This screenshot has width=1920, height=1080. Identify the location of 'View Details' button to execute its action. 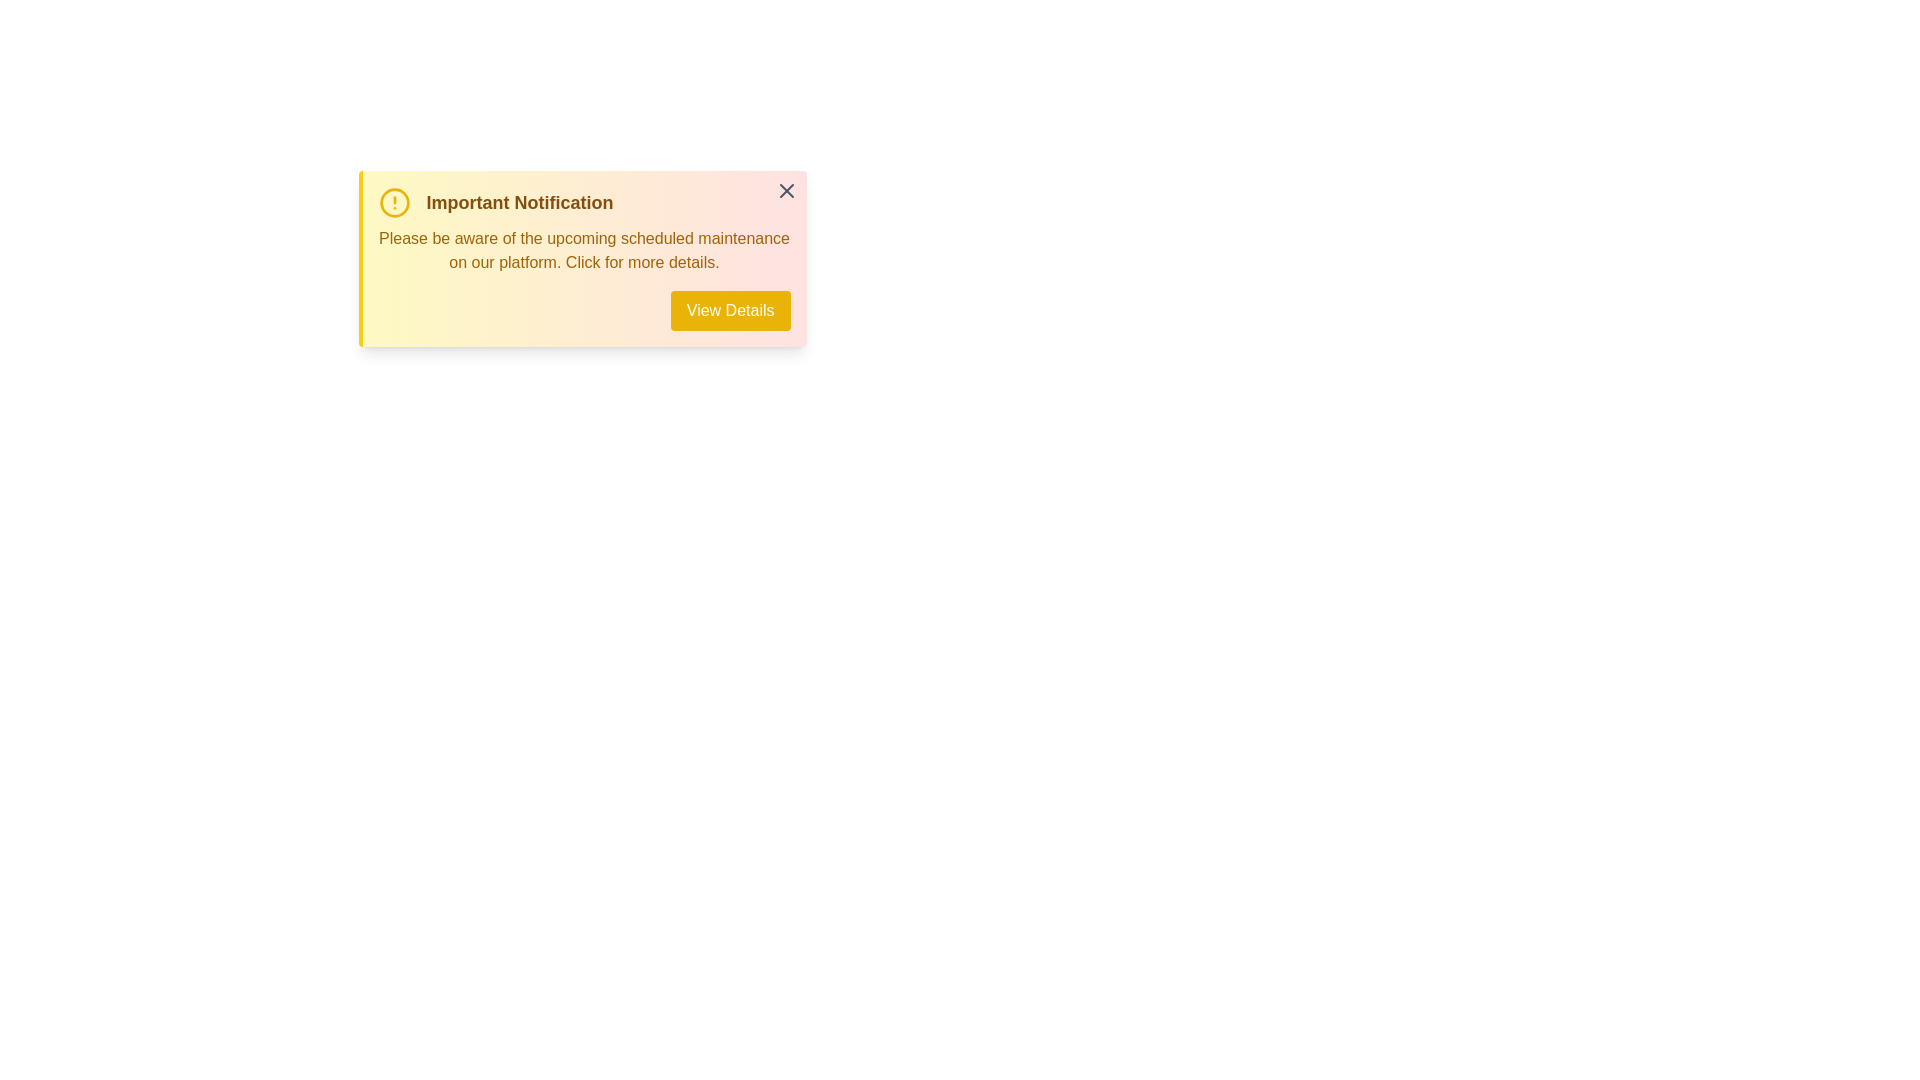
(729, 311).